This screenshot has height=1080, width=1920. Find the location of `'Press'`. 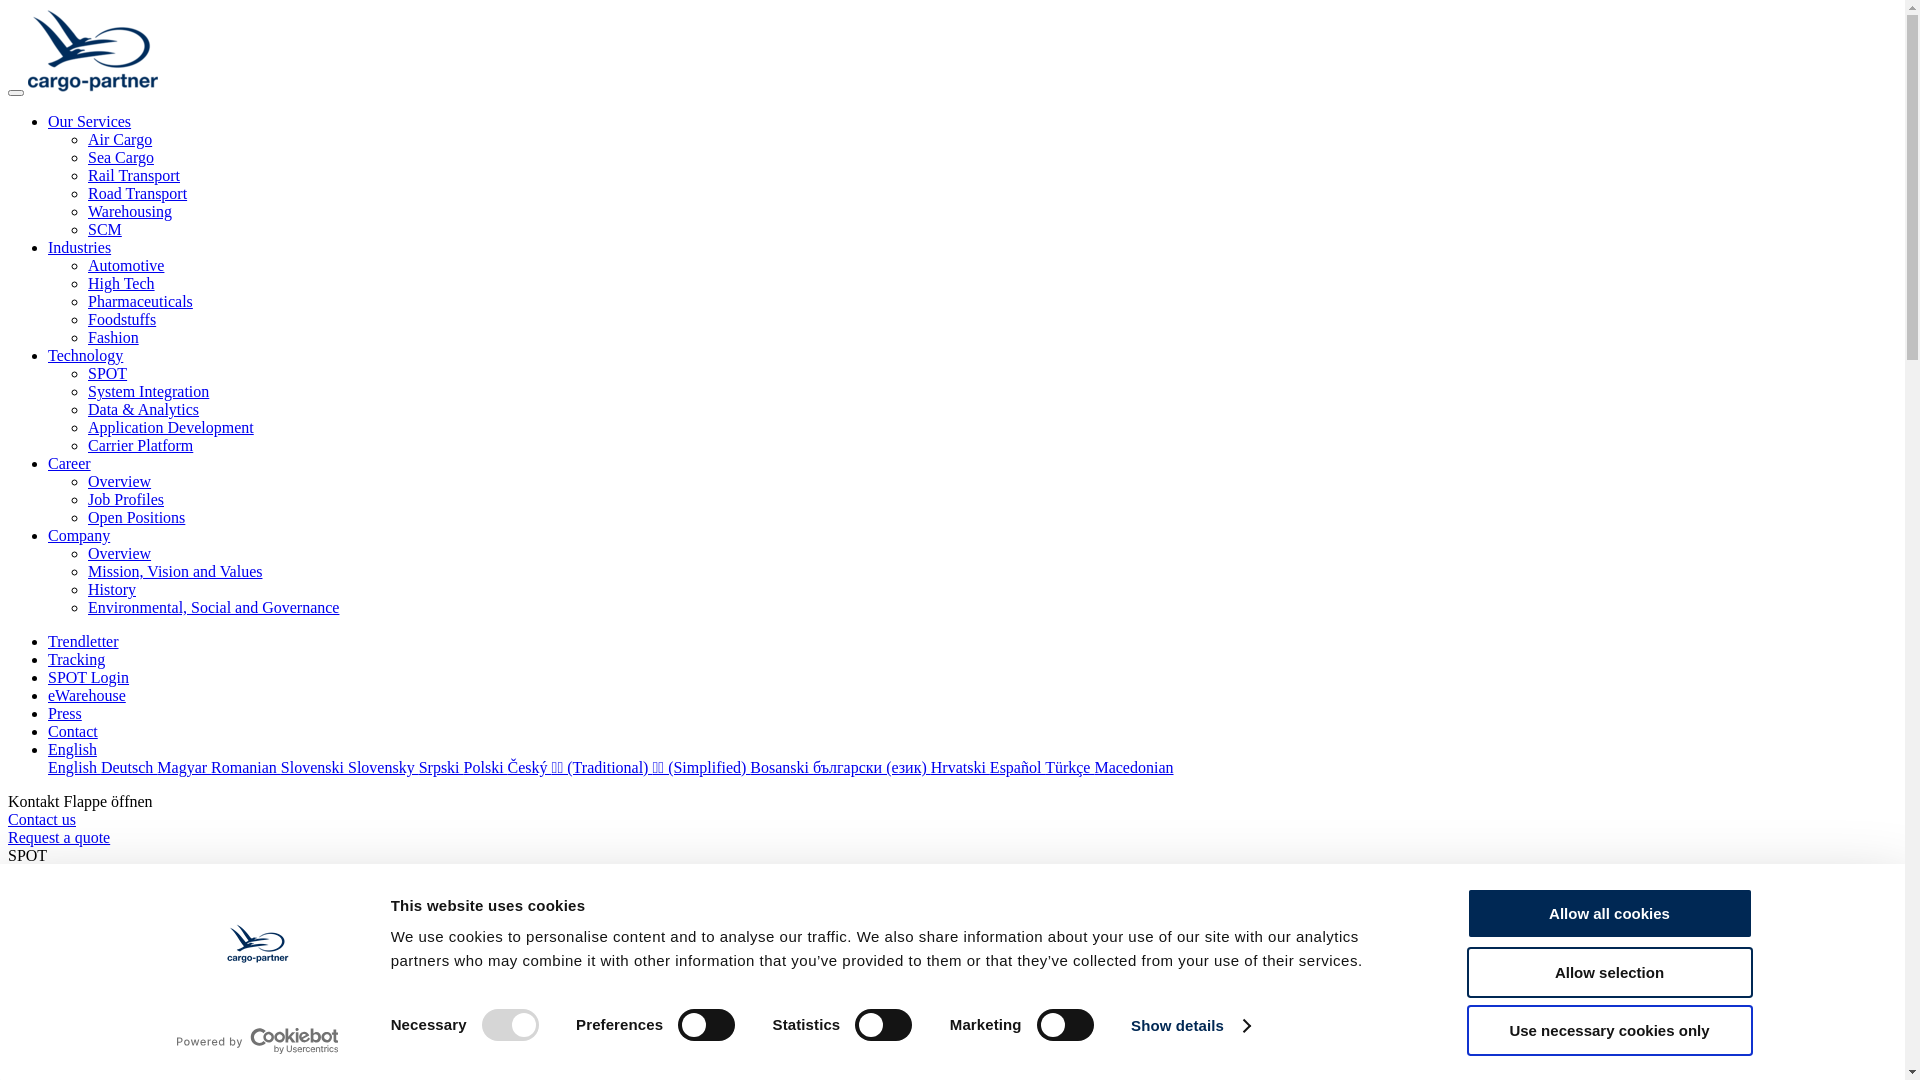

'Press' is located at coordinates (65, 712).